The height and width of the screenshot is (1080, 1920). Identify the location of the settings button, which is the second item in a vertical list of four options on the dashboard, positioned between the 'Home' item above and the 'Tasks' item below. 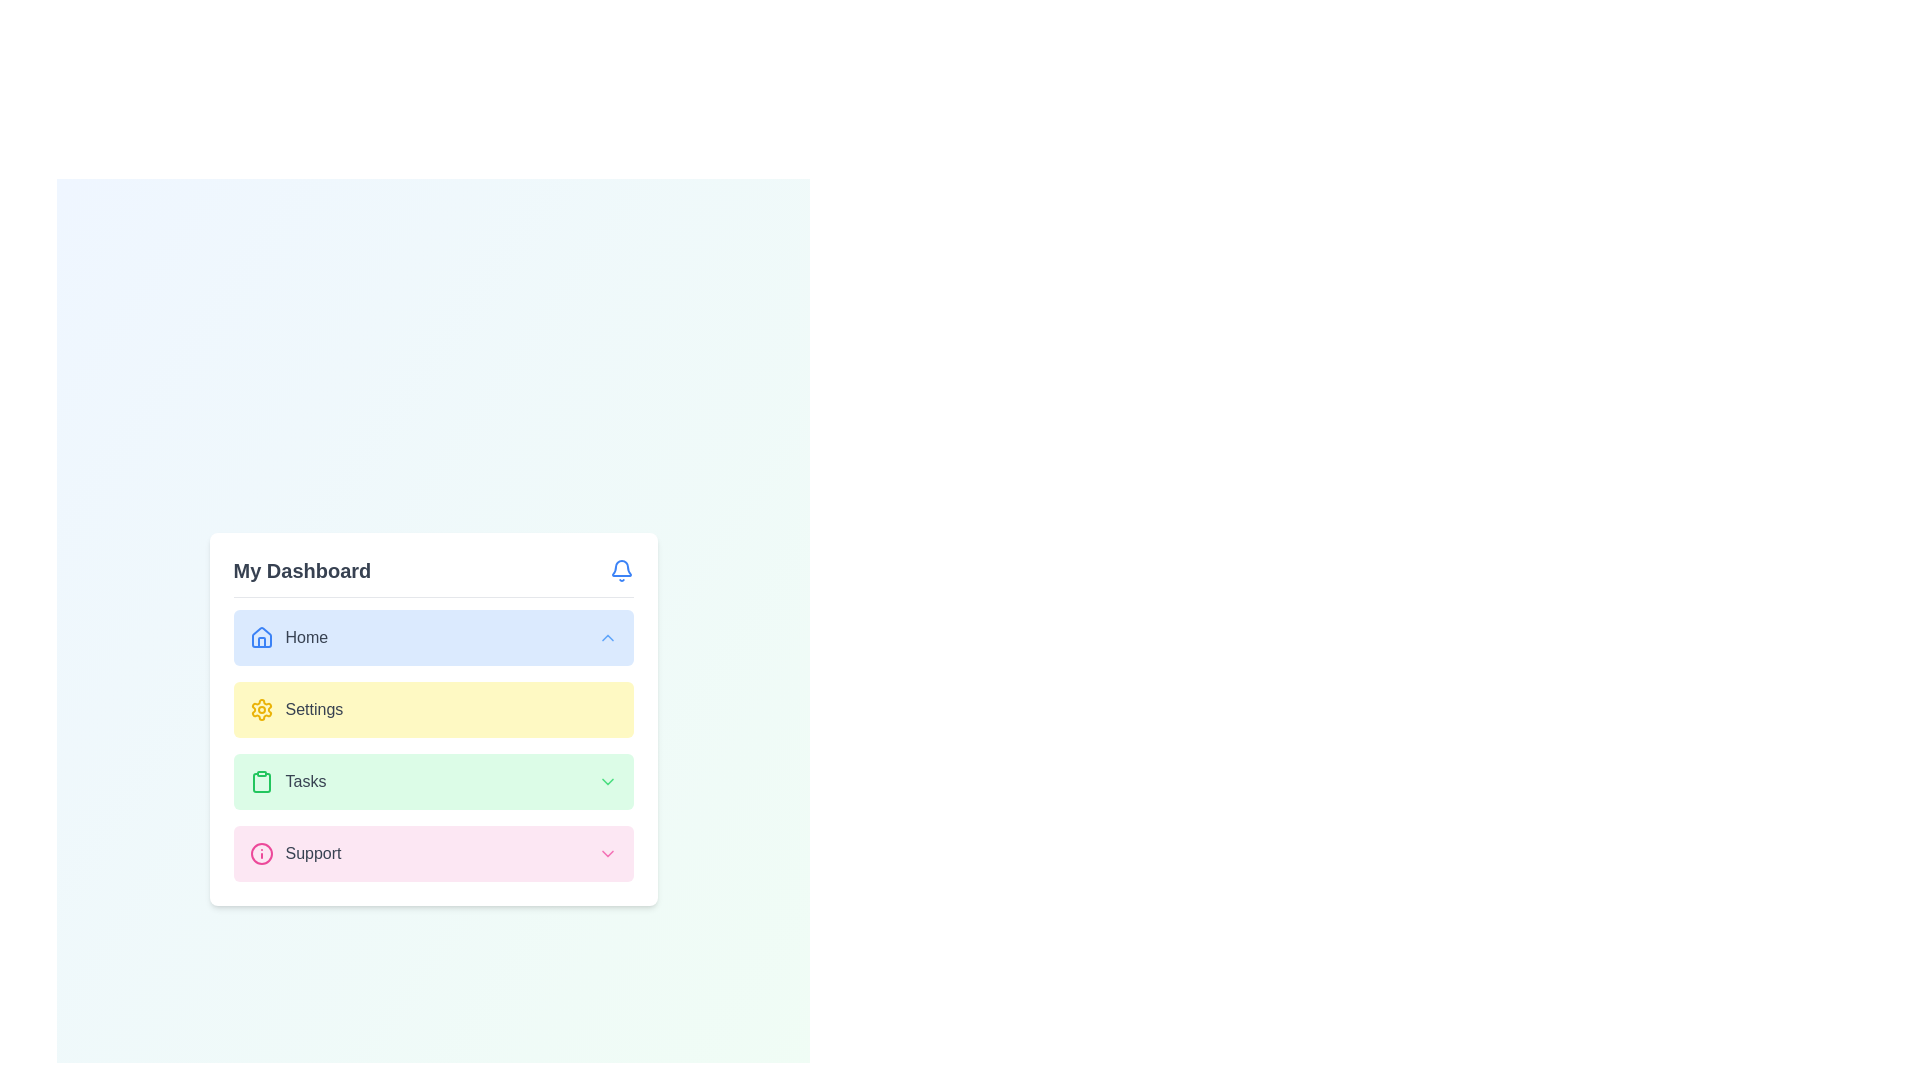
(432, 717).